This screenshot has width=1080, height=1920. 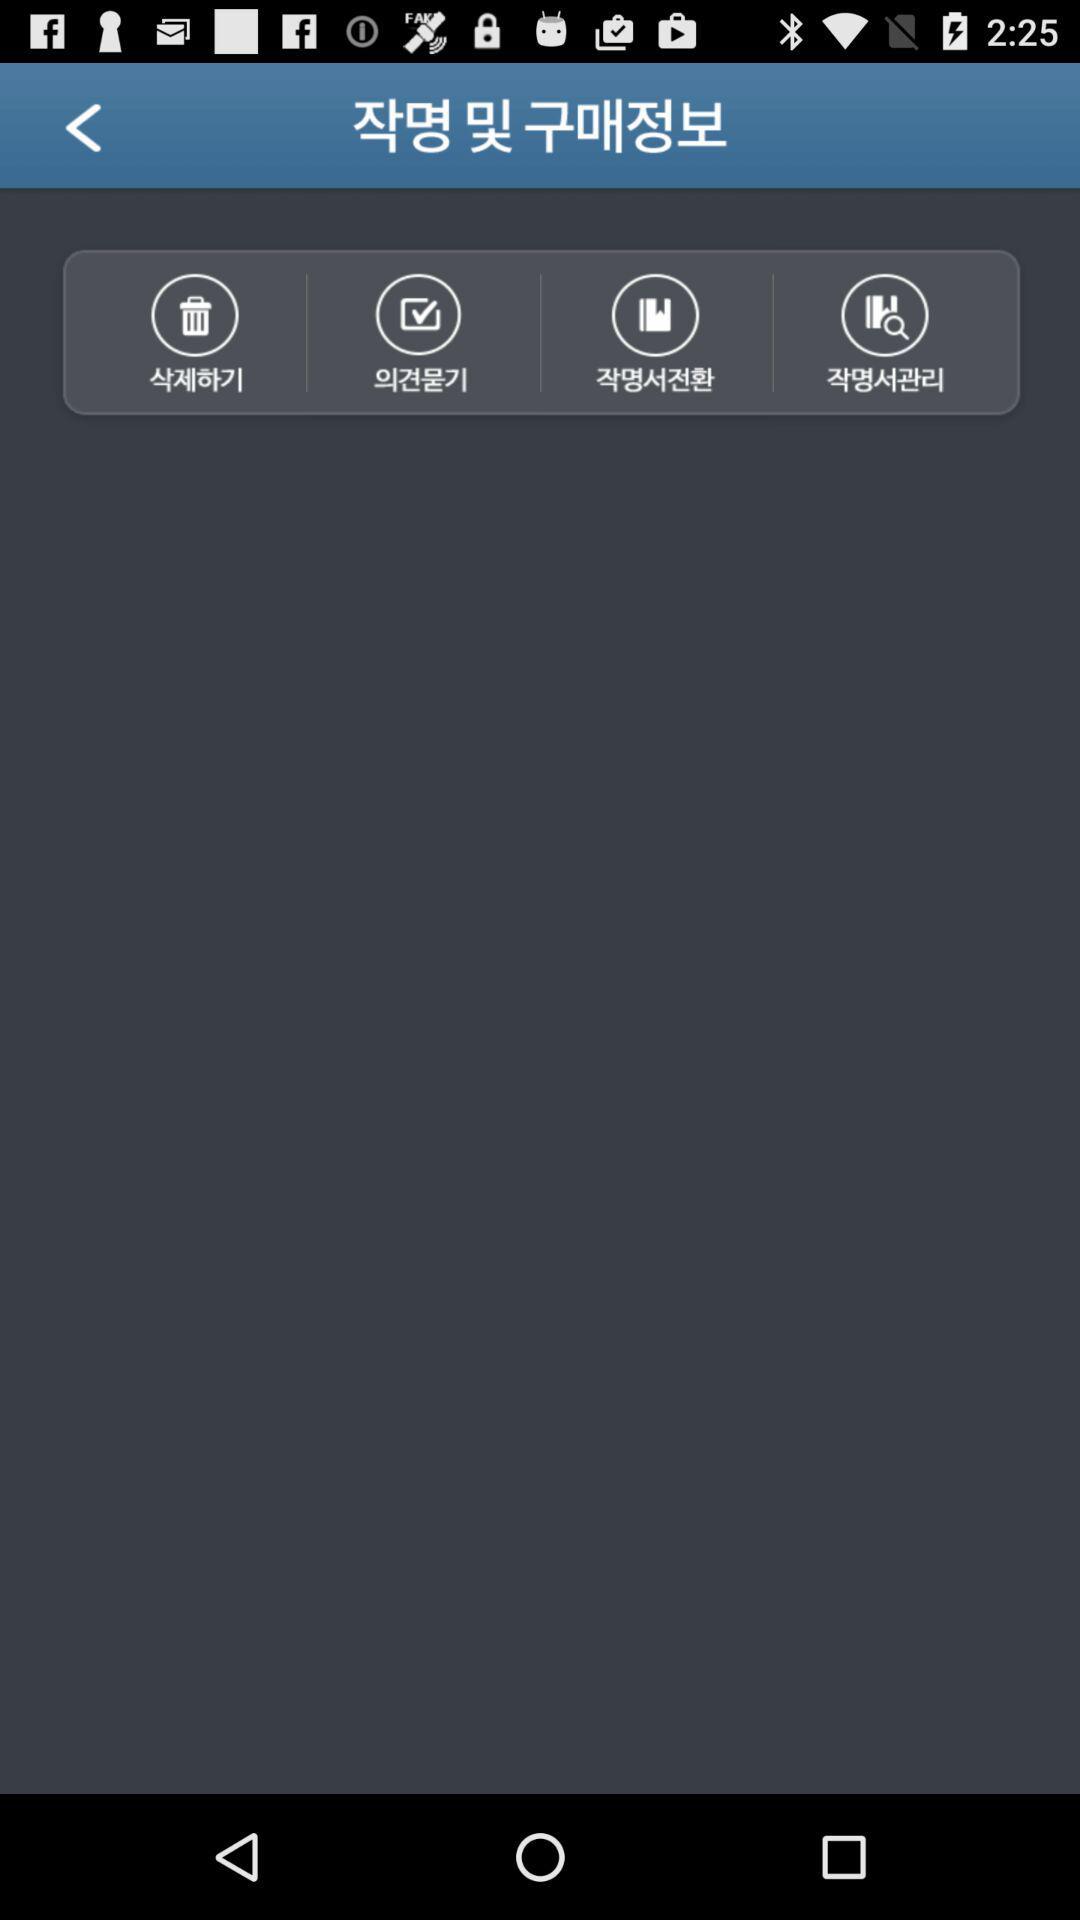 I want to click on acctivate 4th icon, so click(x=902, y=335).